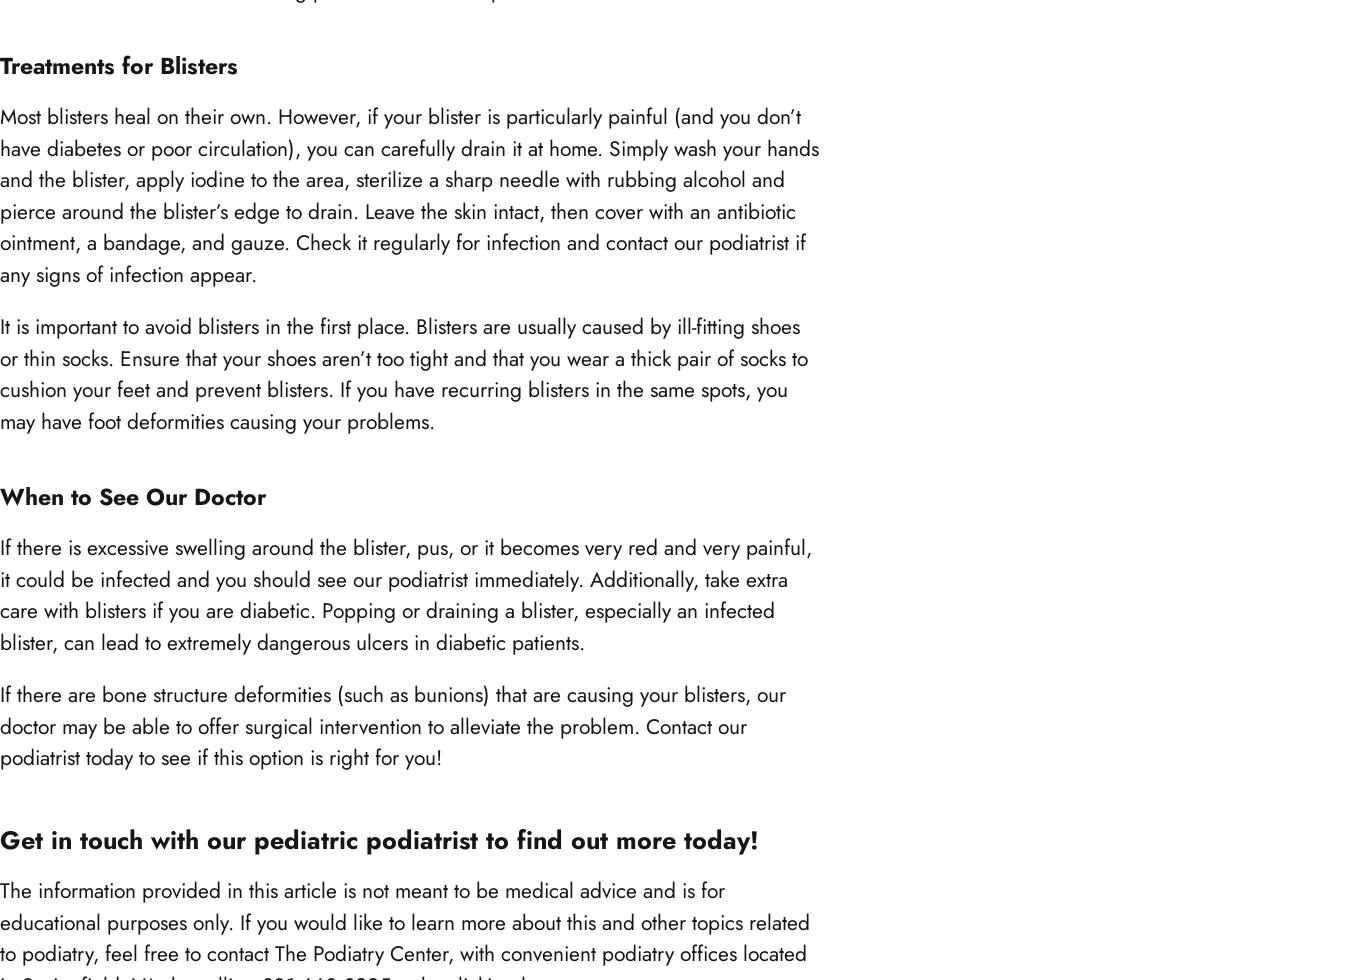 This screenshot has height=980, width=1350. I want to click on 'Website Accessibility', so click(115, 532).